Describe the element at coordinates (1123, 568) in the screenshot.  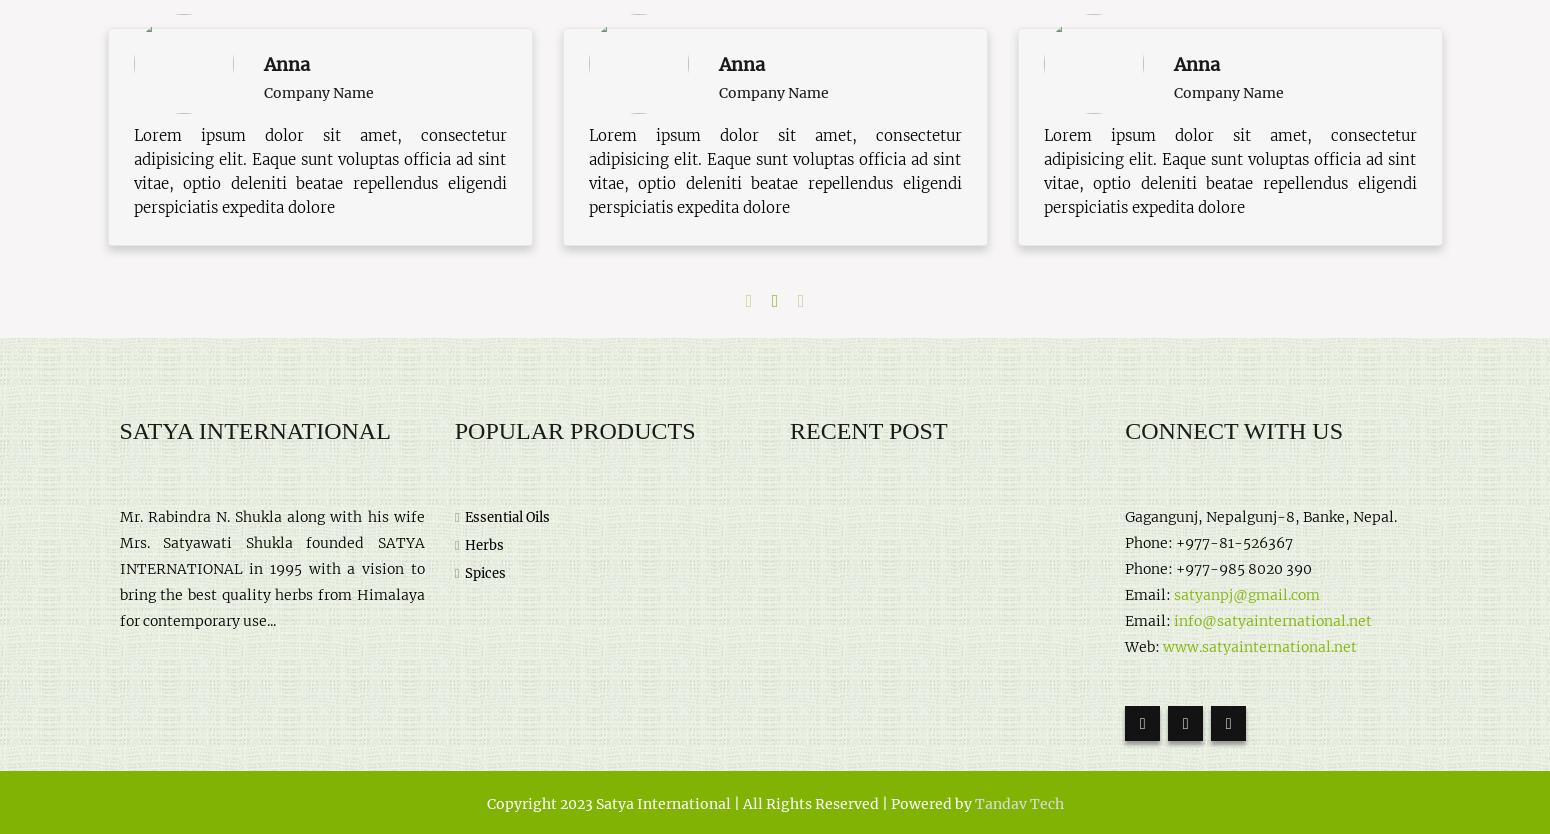
I see `'Phone: +977-985 8020 390'` at that location.